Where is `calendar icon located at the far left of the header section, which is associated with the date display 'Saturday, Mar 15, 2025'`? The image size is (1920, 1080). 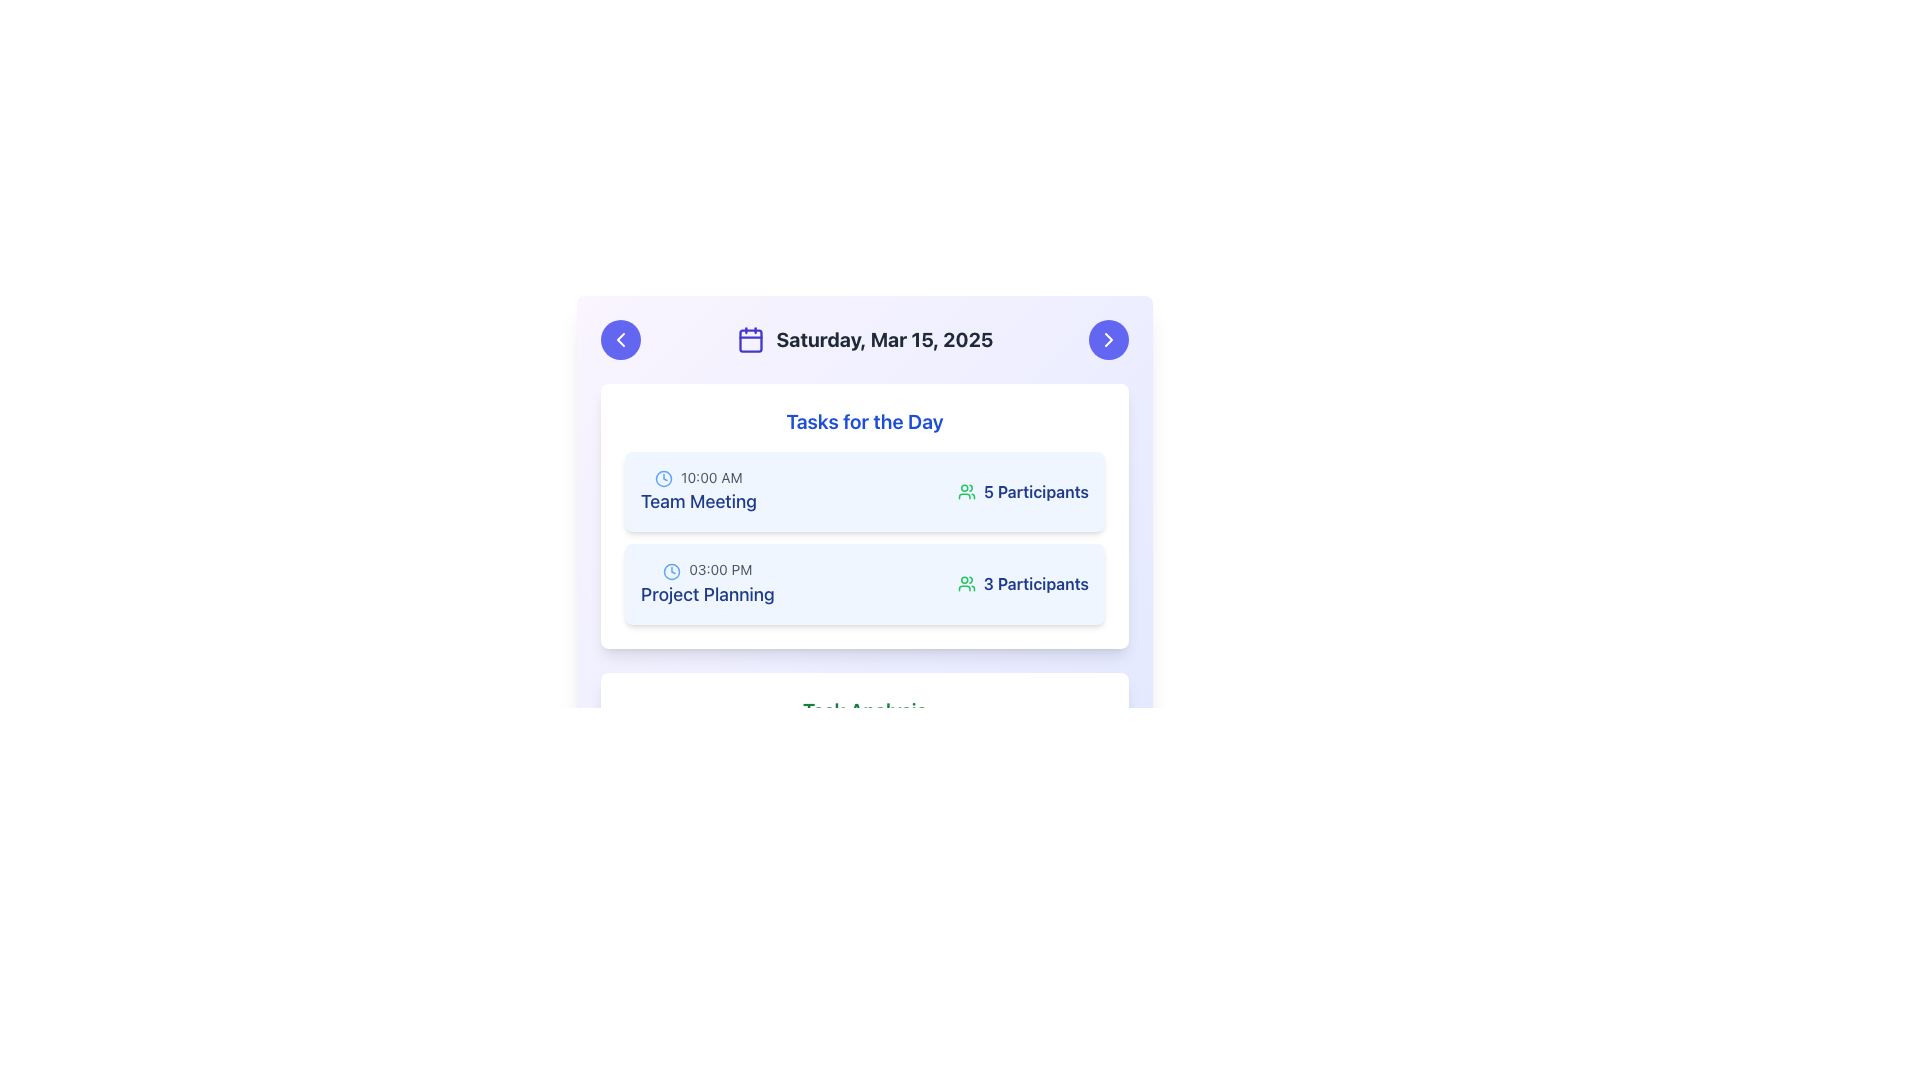
calendar icon located at the far left of the header section, which is associated with the date display 'Saturday, Mar 15, 2025' is located at coordinates (749, 338).